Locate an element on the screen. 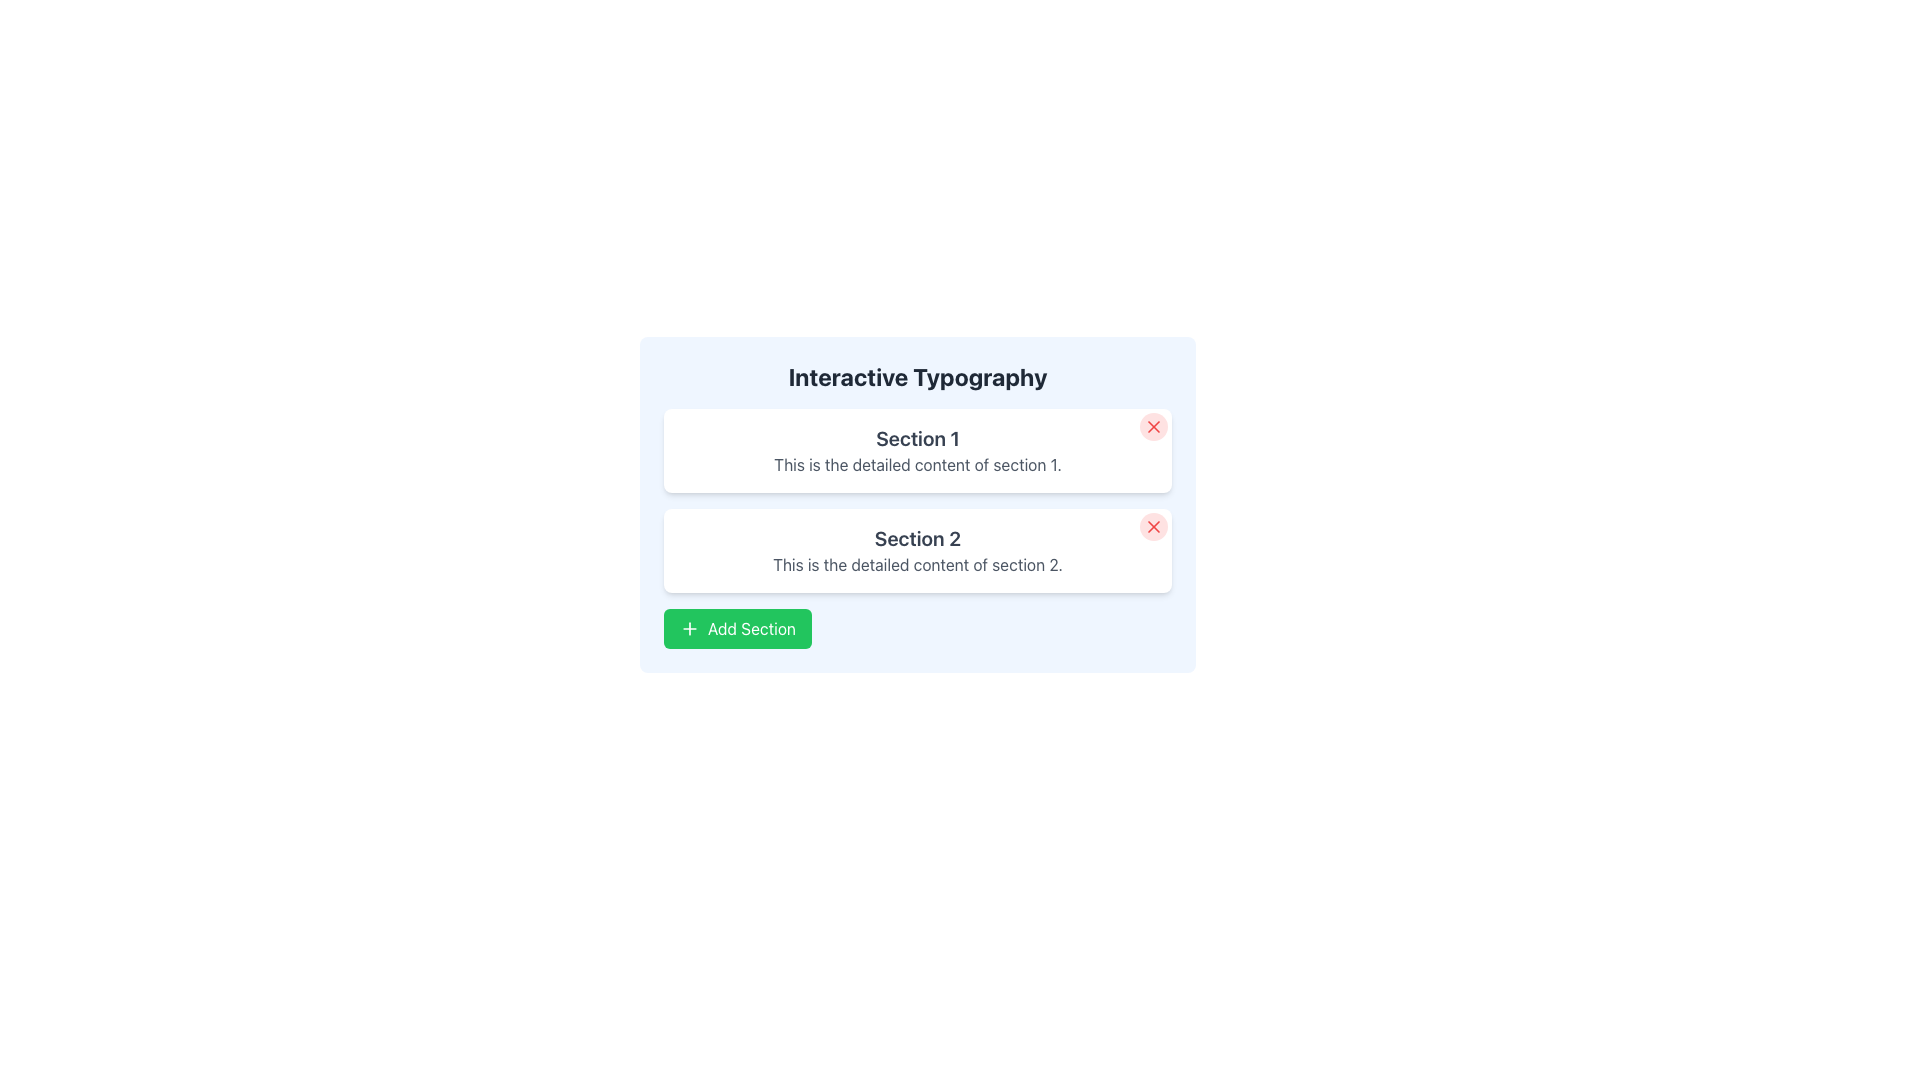 This screenshot has height=1080, width=1920. the SVG graphical component representing the 'close' action, which is part of the close button for the second section of the interface is located at coordinates (1153, 526).